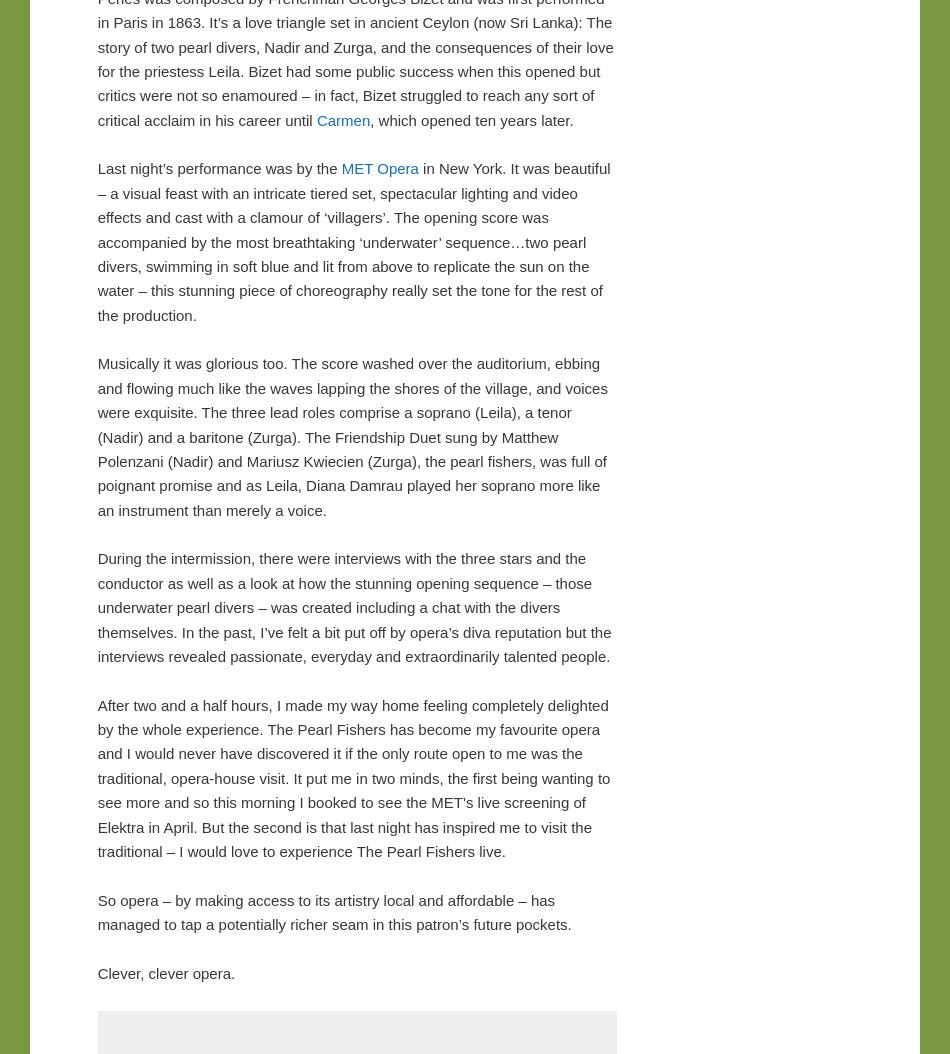 The width and height of the screenshot is (950, 1054). What do you see at coordinates (470, 119) in the screenshot?
I see `', which opened ten years later.'` at bounding box center [470, 119].